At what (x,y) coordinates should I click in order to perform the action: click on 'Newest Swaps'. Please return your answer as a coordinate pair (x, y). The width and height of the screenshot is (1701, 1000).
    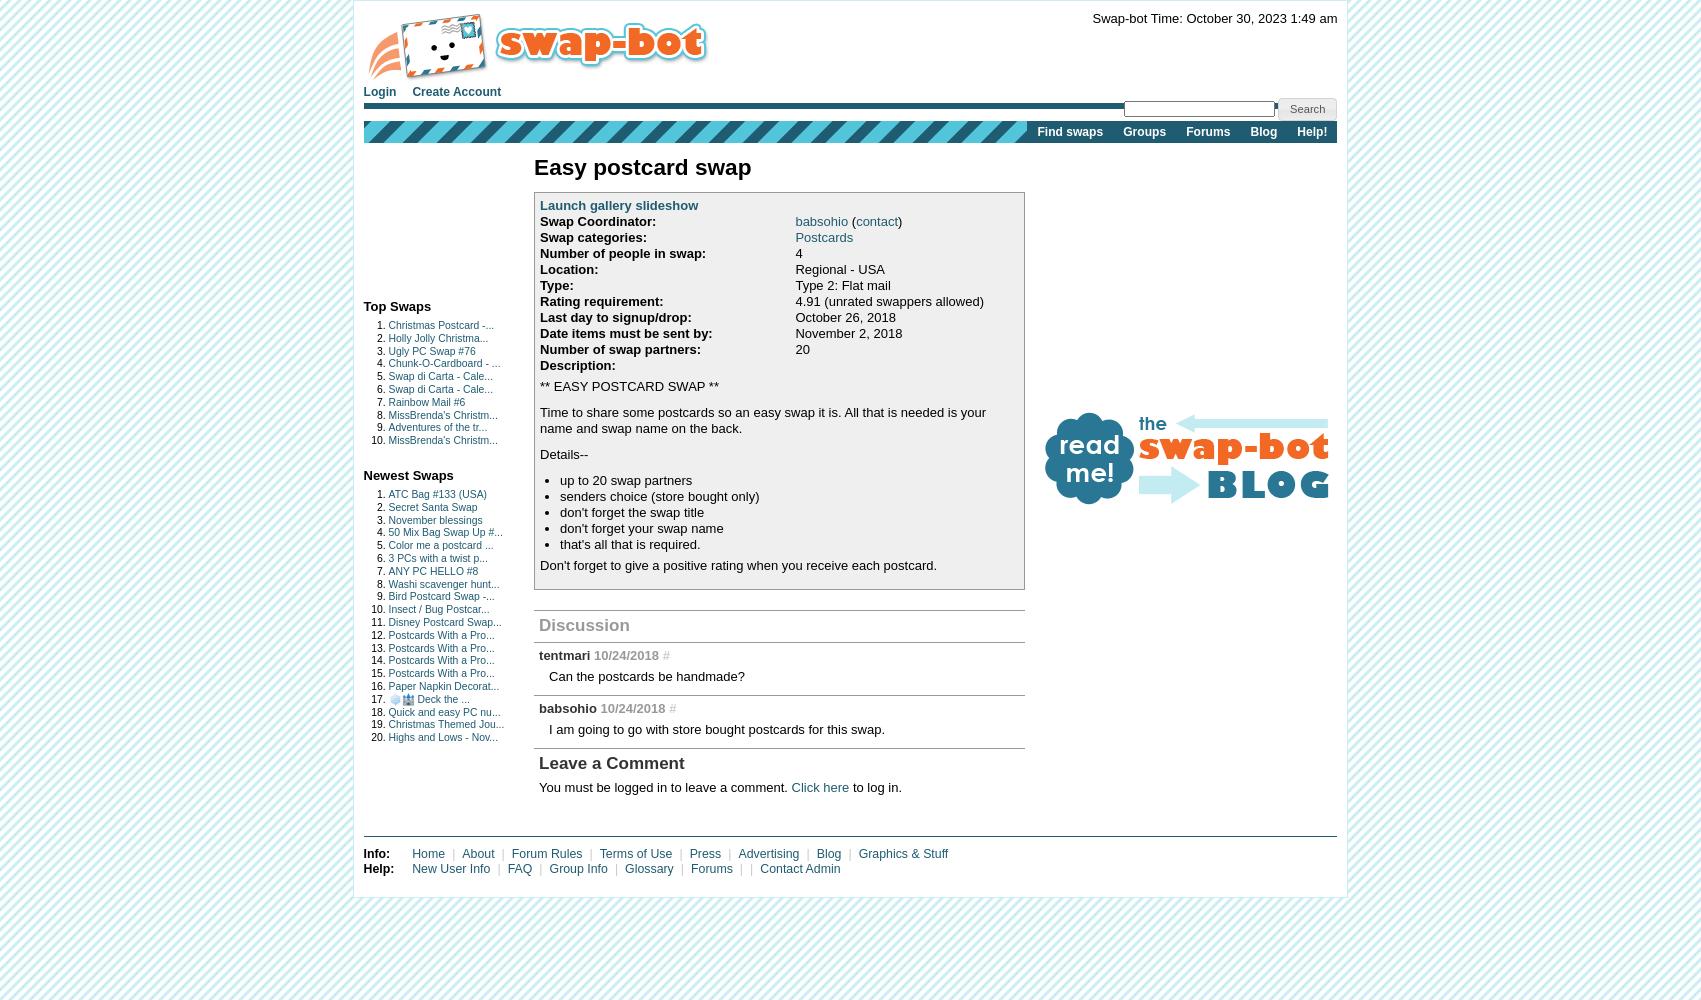
    Looking at the image, I should click on (407, 473).